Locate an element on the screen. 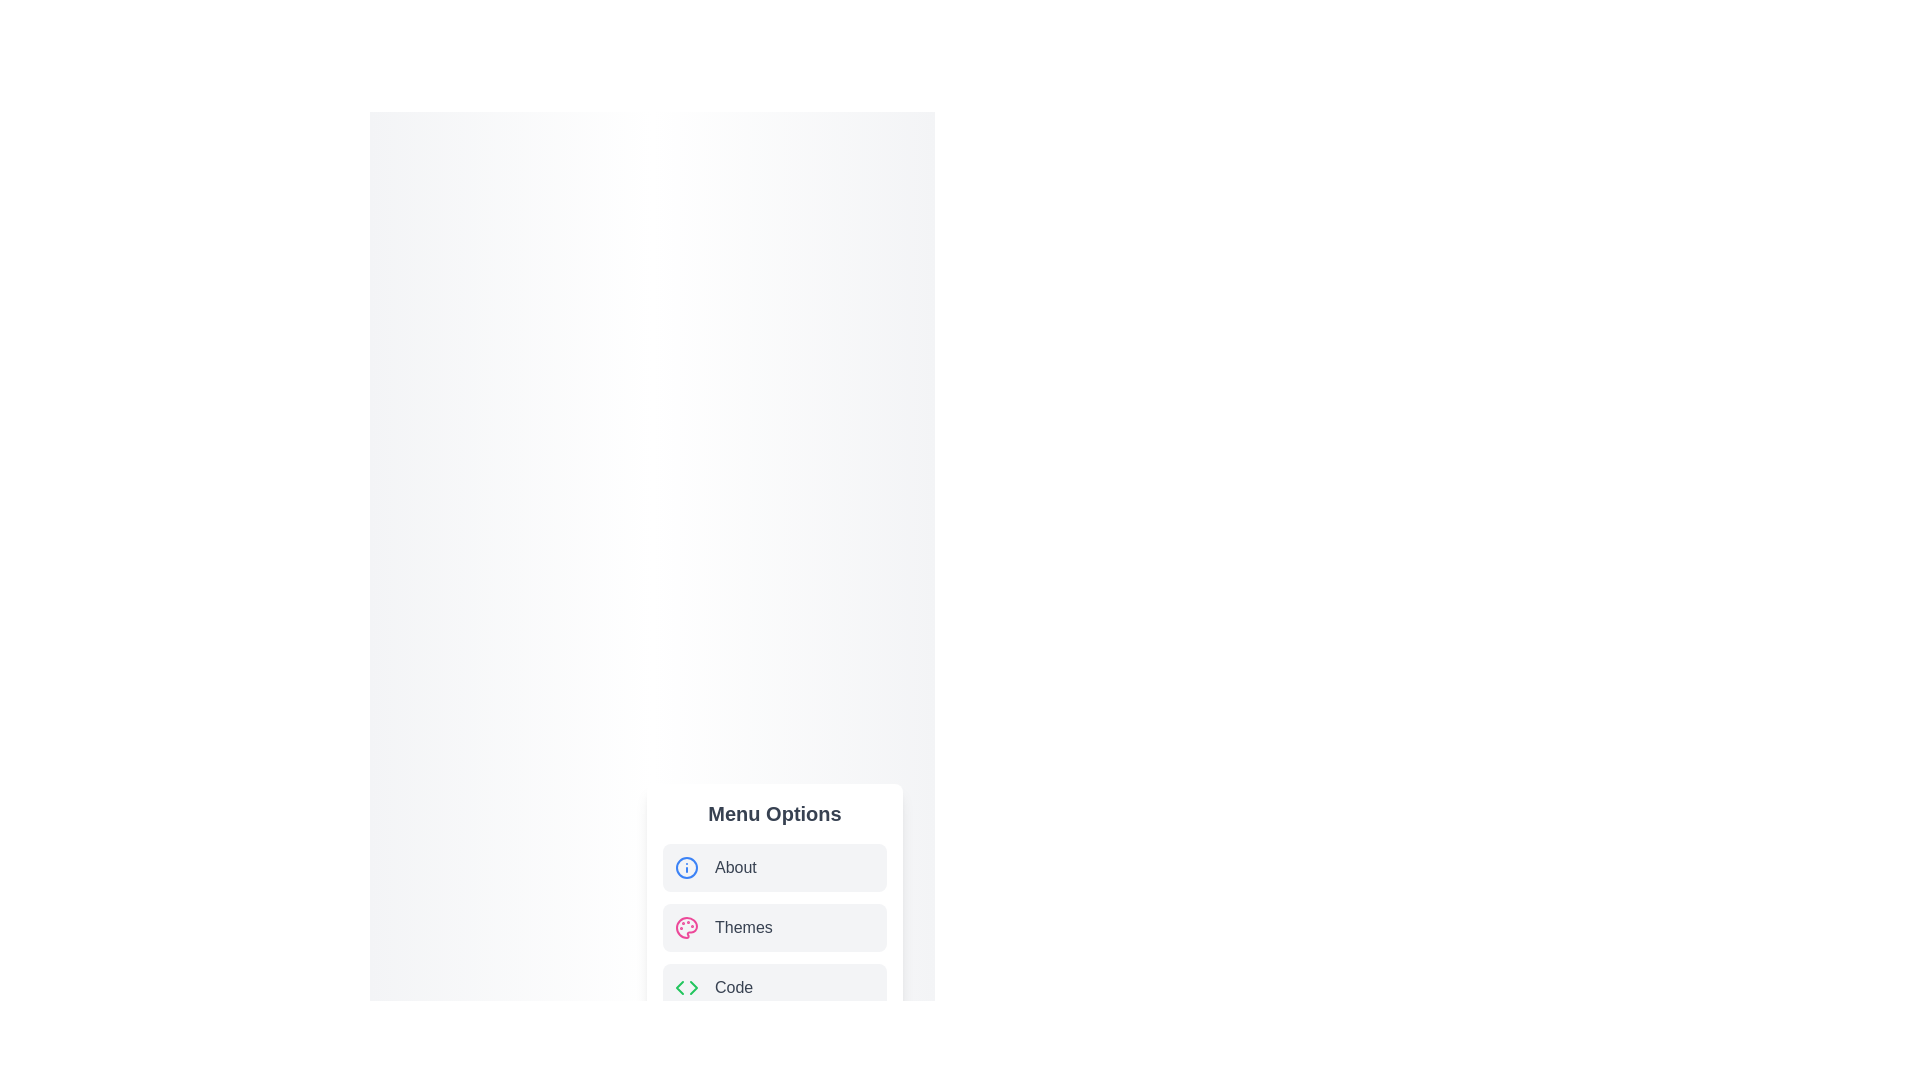 The height and width of the screenshot is (1080, 1920). the 'Themes' menu icon, which is the leftmost icon in its group, located below the 'About' menu item and above the 'Code' menu item is located at coordinates (686, 928).